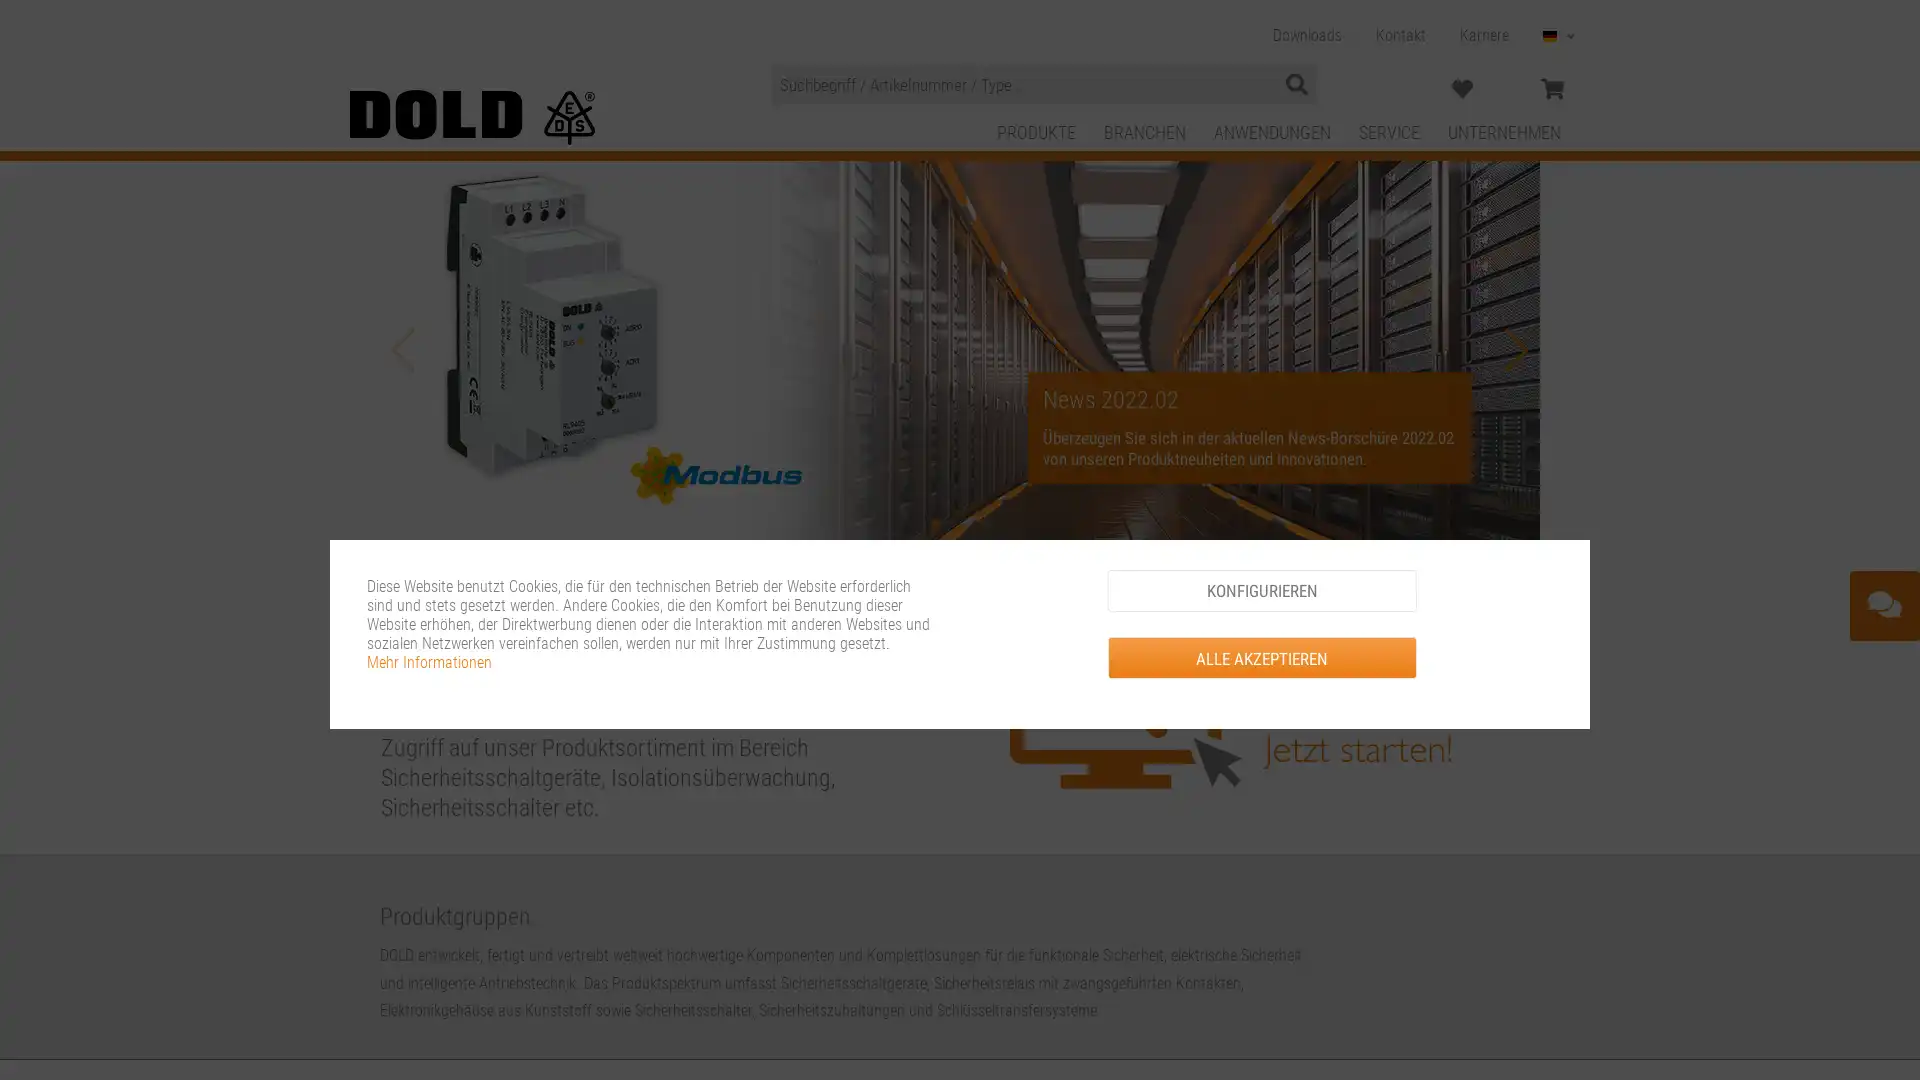 The width and height of the screenshot is (1920, 1080). What do you see at coordinates (1296, 83) in the screenshot?
I see `Suchen` at bounding box center [1296, 83].